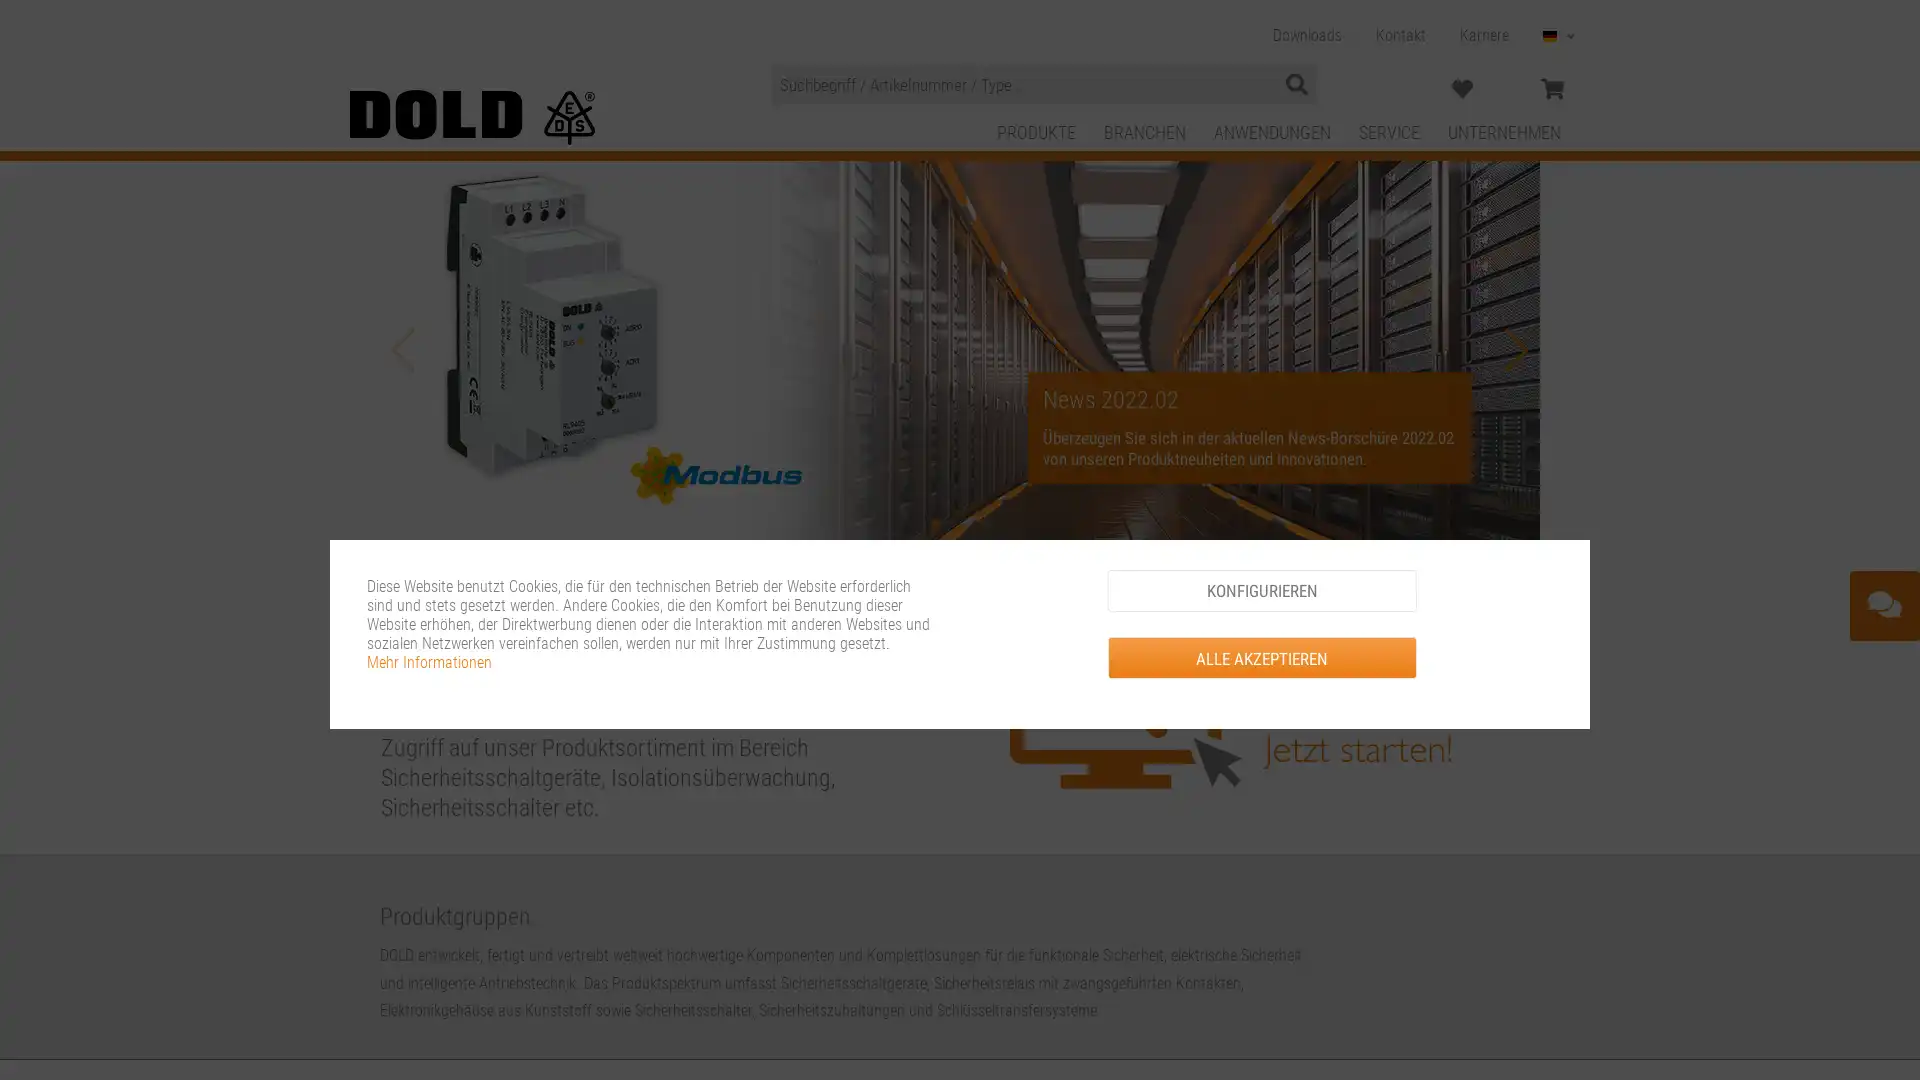 The width and height of the screenshot is (1920, 1080). What do you see at coordinates (1296, 83) in the screenshot?
I see `Suchen` at bounding box center [1296, 83].